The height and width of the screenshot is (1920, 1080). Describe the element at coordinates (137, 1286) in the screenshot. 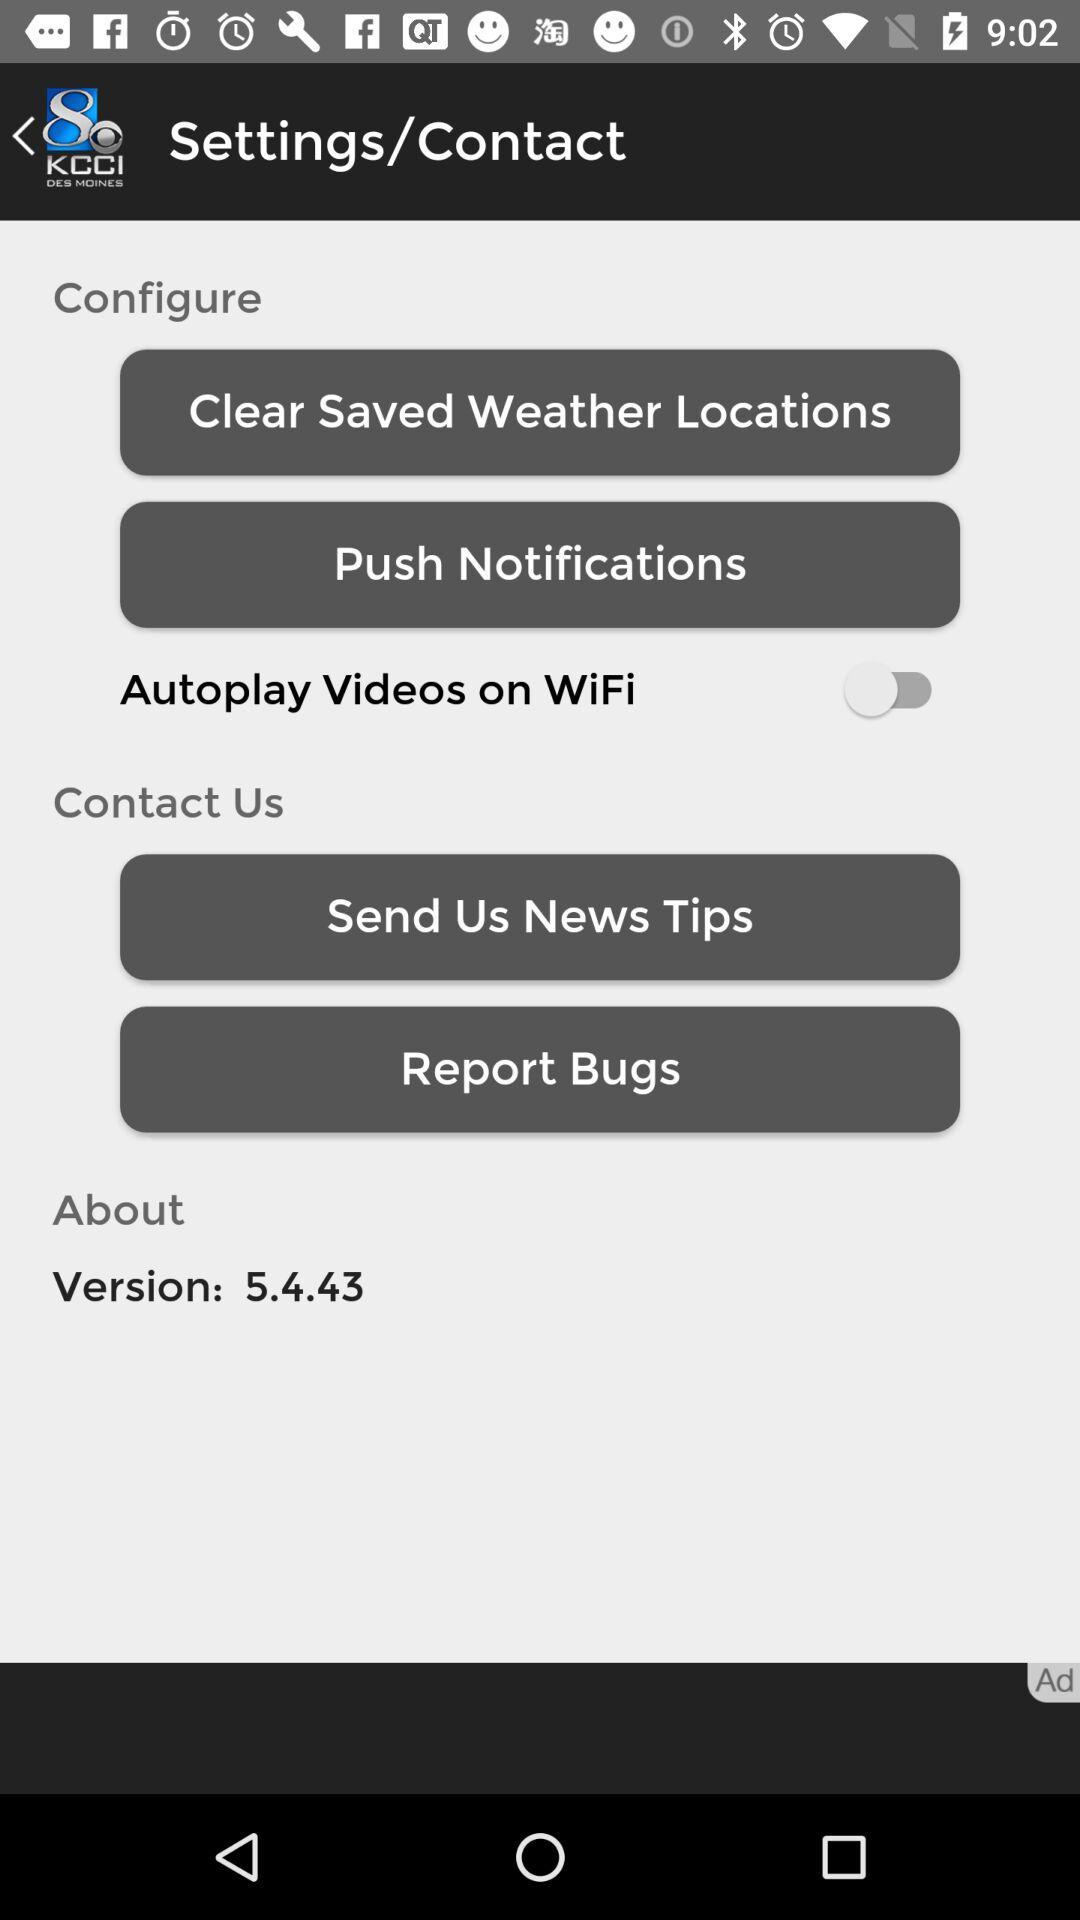

I see `the version: item` at that location.